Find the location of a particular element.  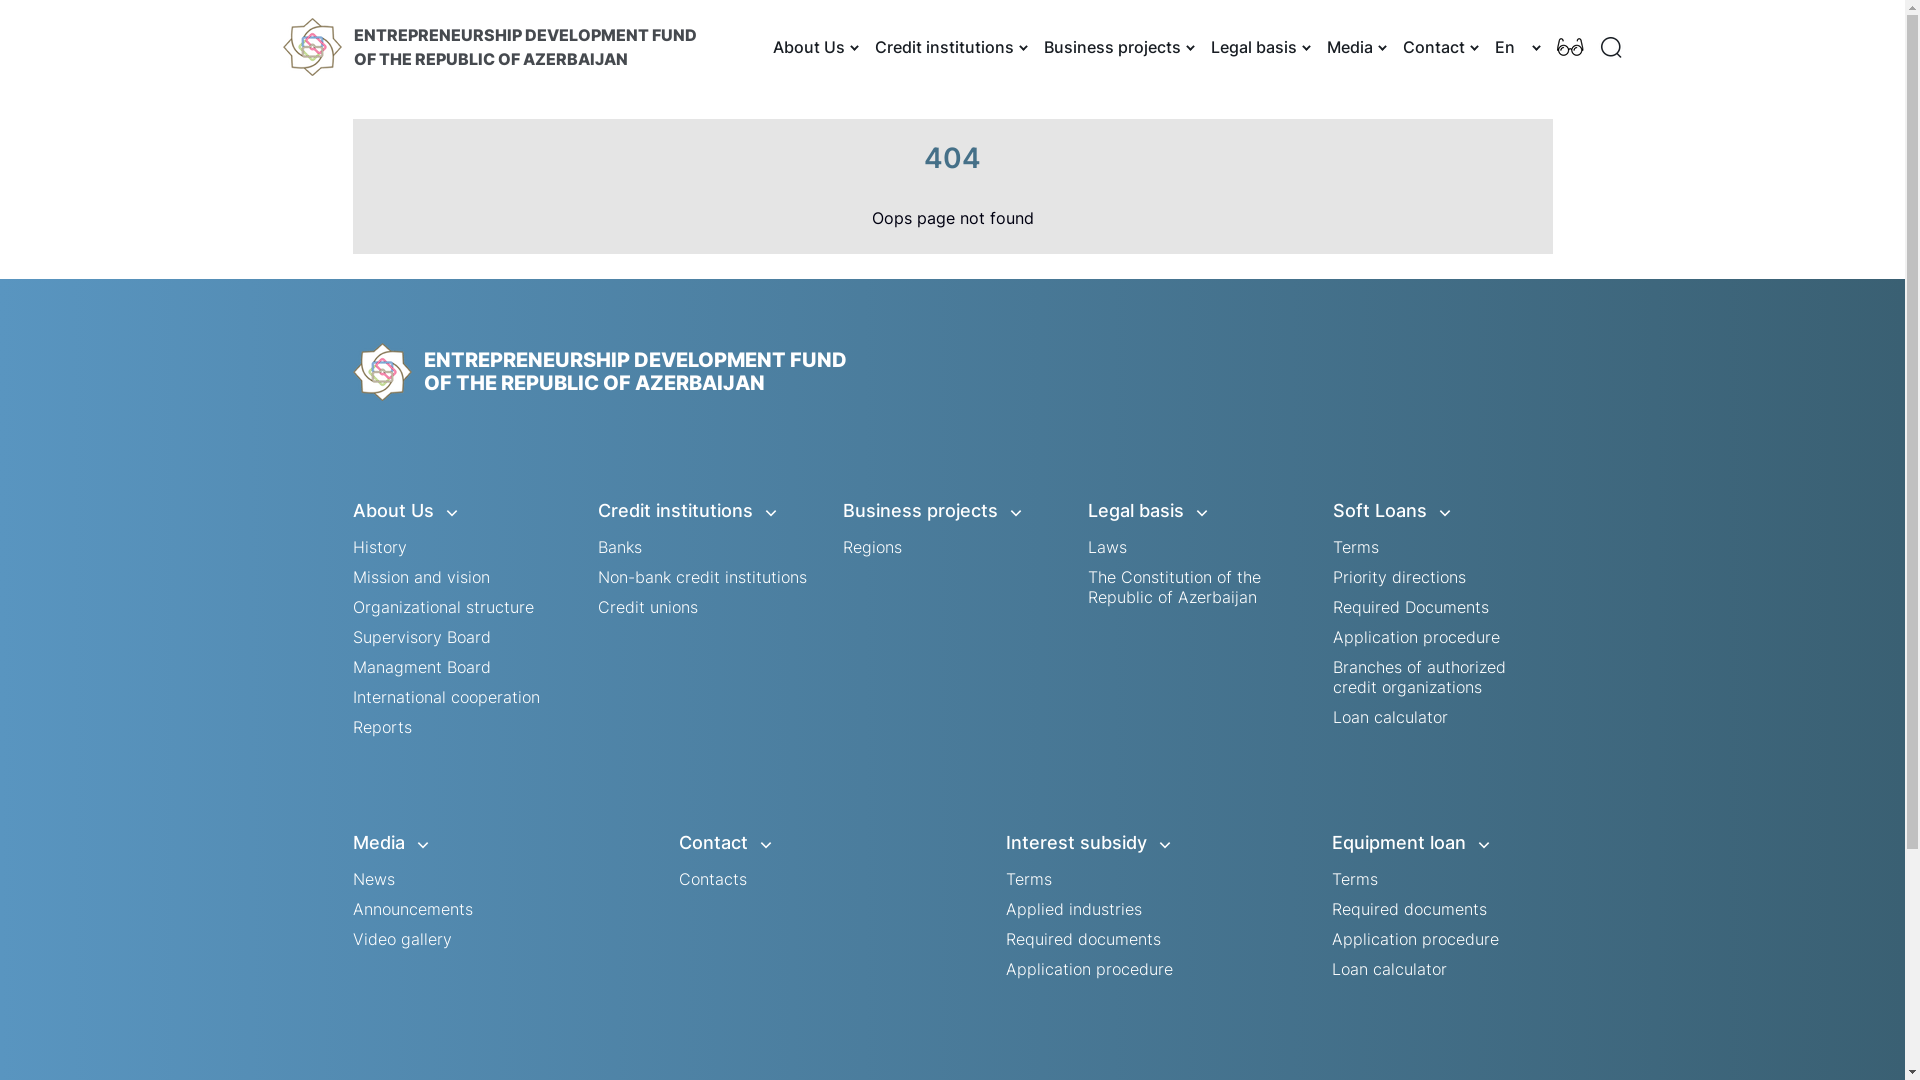

'Branches of authorized credit organizations' is located at coordinates (1417, 676).